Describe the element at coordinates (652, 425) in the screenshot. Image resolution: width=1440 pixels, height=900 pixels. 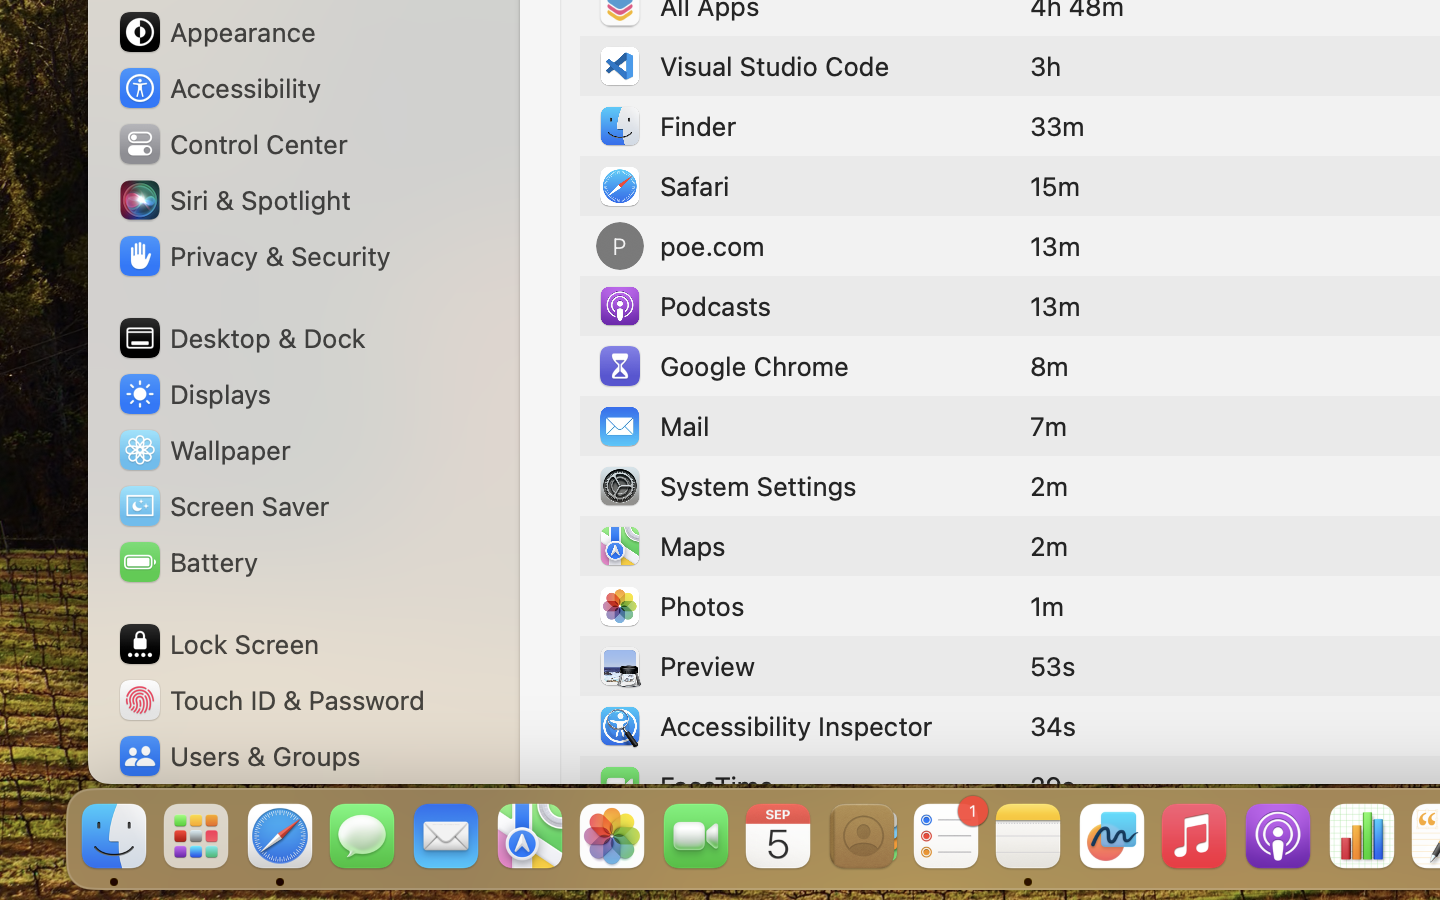
I see `'Mail'` at that location.